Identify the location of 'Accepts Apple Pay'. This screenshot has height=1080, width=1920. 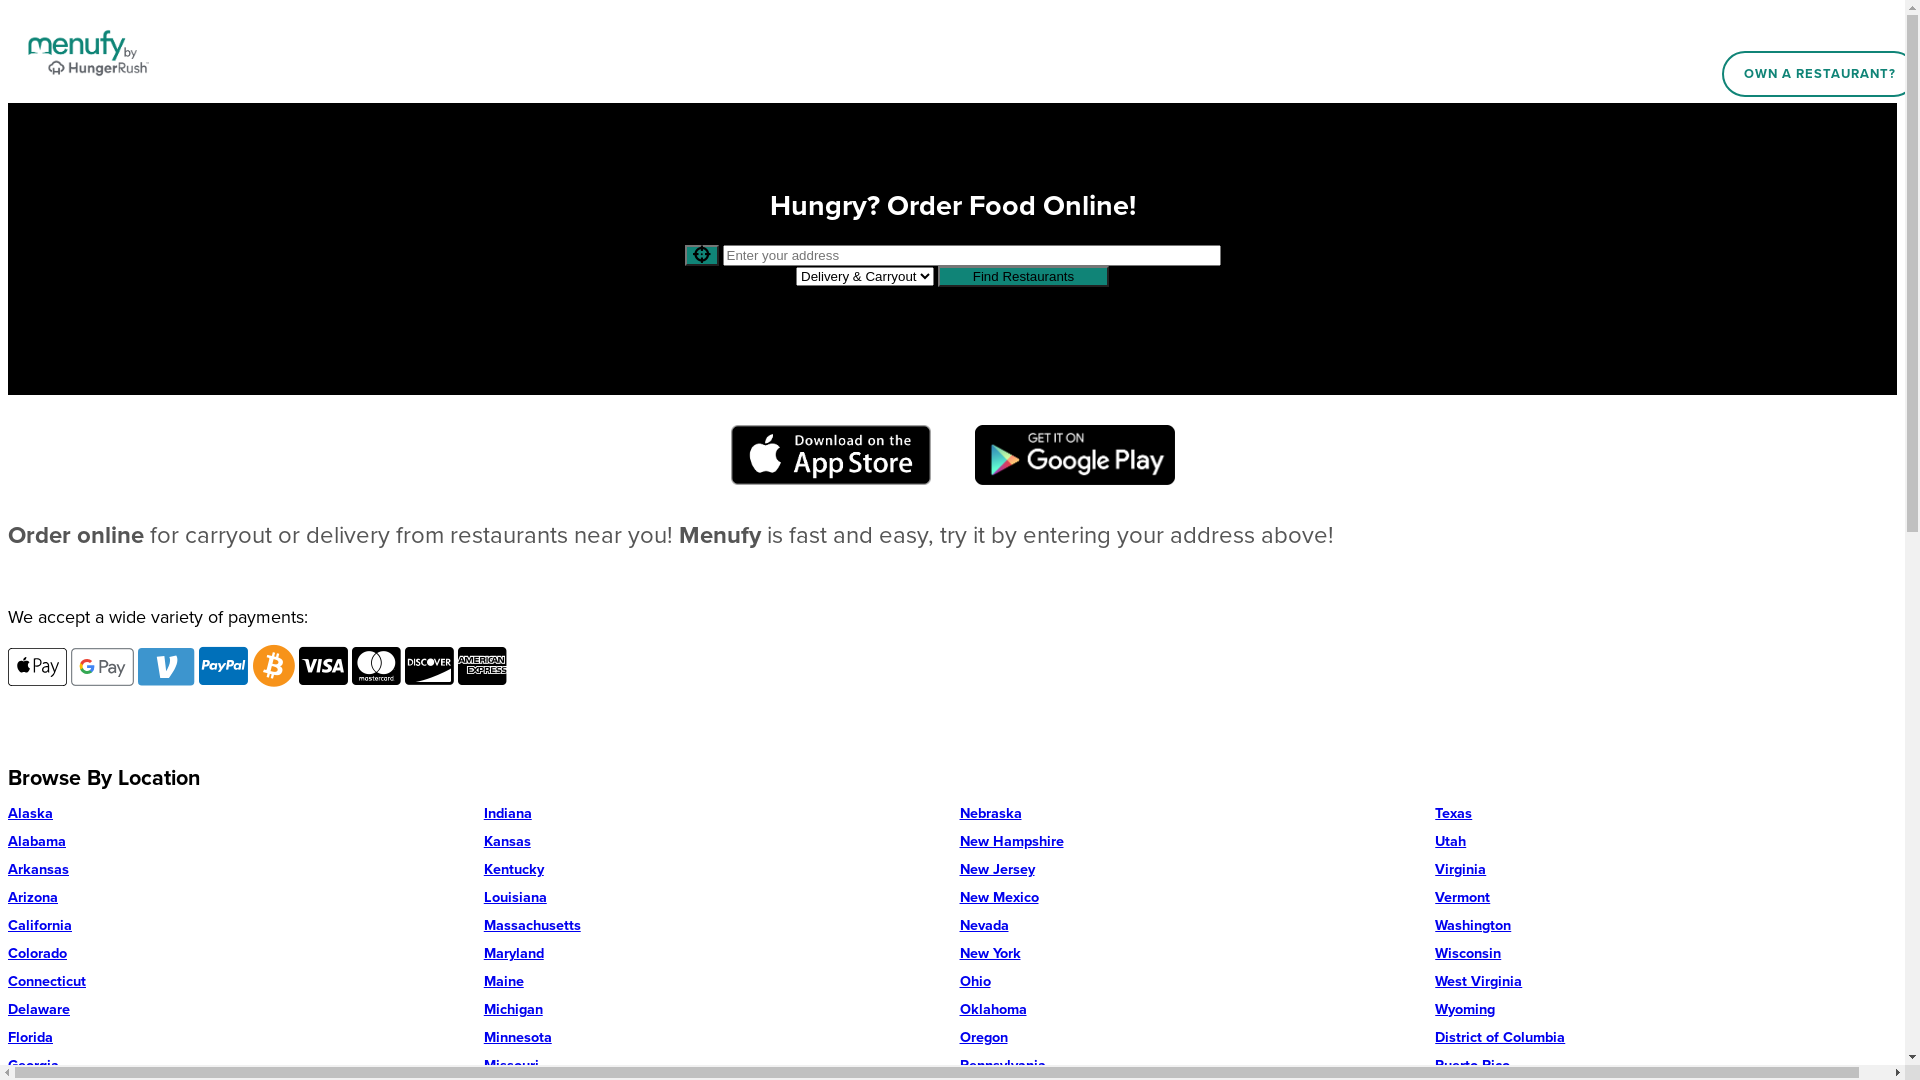
(8, 667).